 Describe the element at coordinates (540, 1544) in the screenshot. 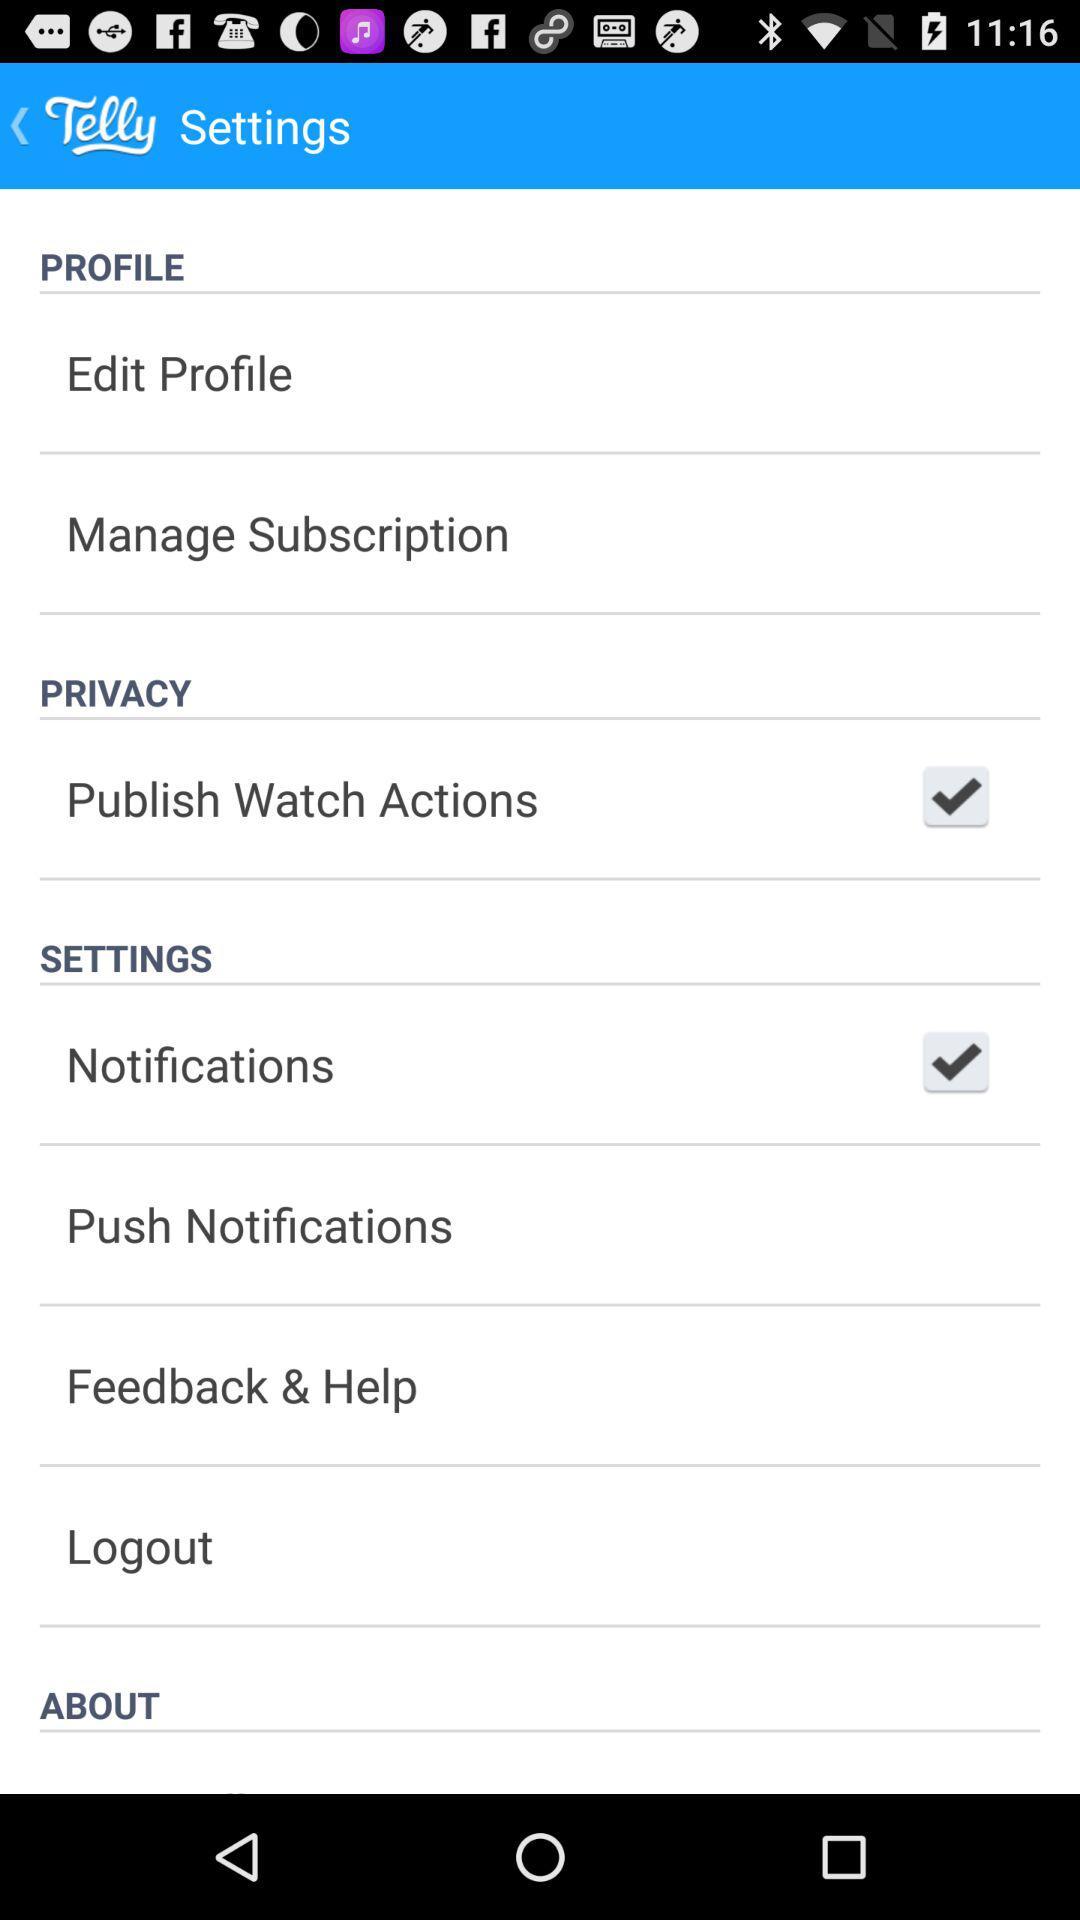

I see `logout button` at that location.